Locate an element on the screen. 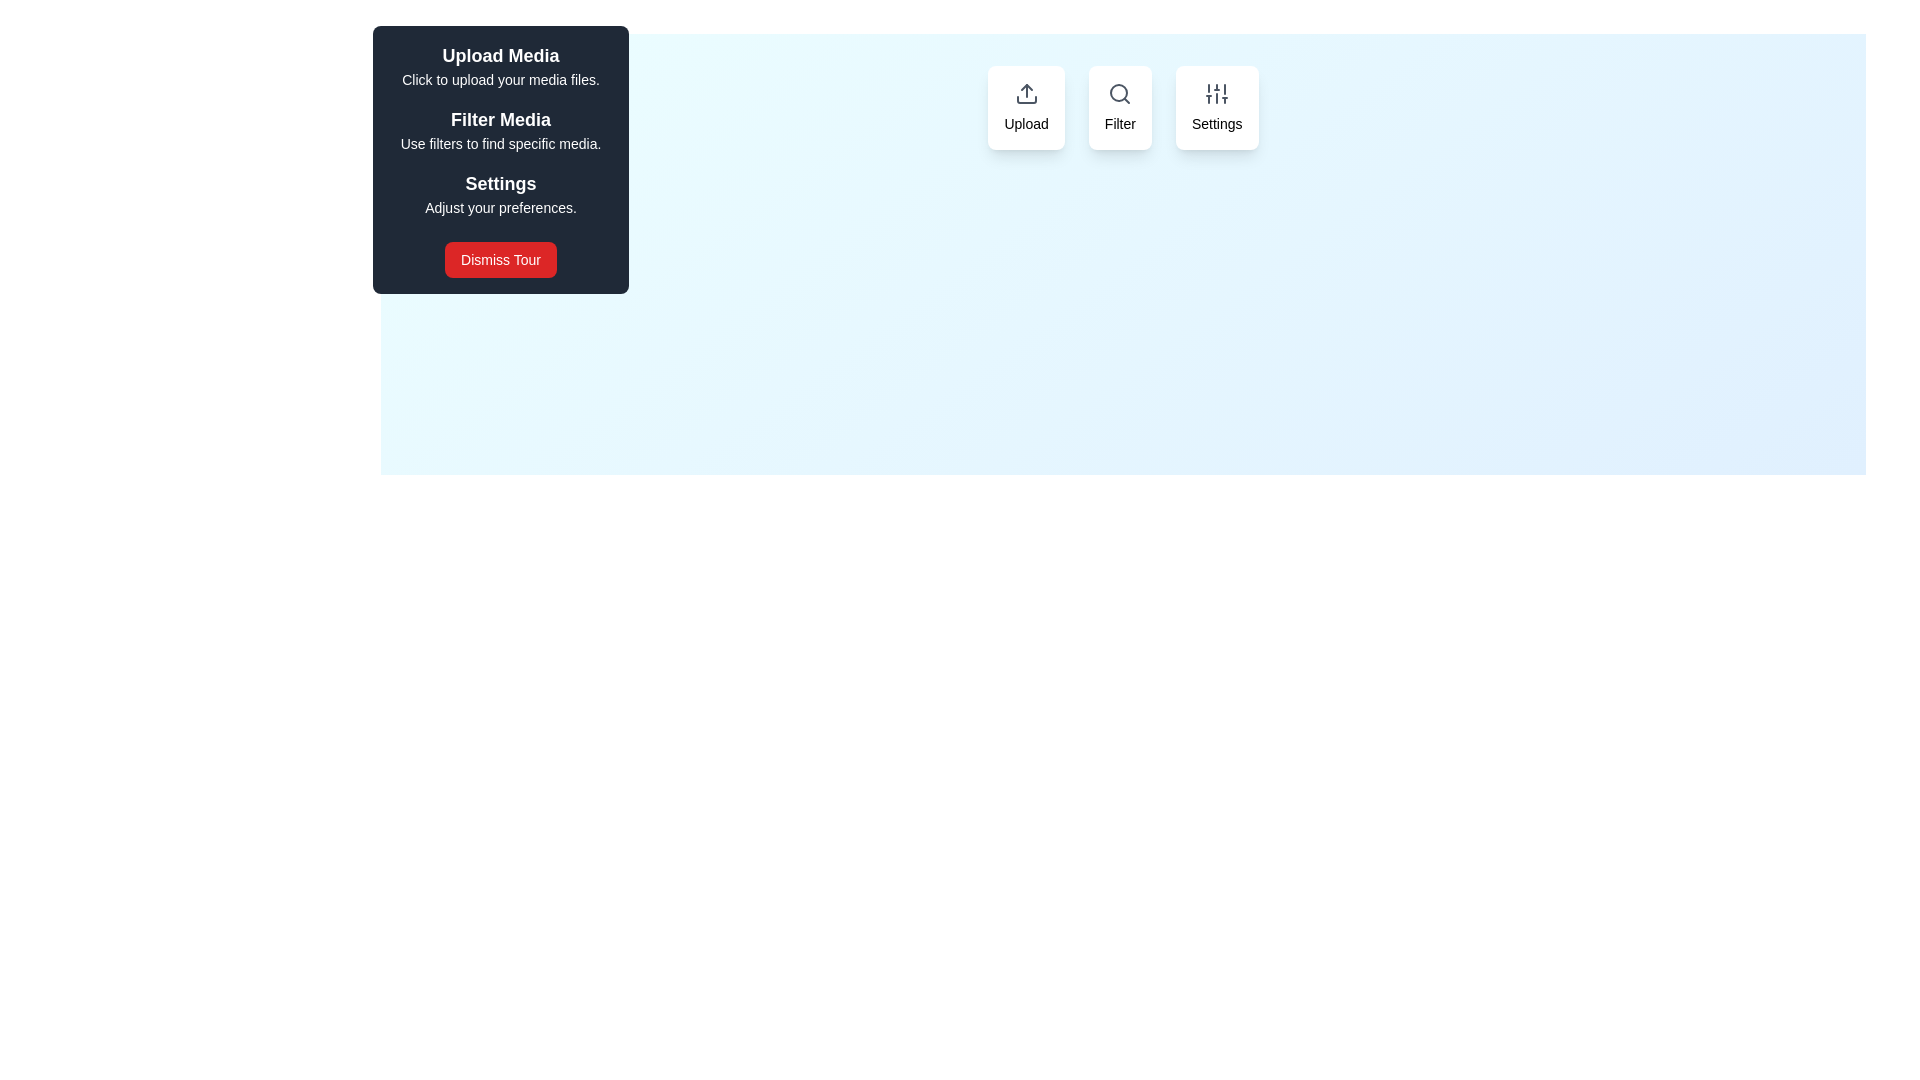 This screenshot has height=1080, width=1920. the informational text block displaying 'Filter Media' and 'Use filters to find specific media.' which is positioned in a dark gray popup card, below 'Upload Media' and above 'Settings' is located at coordinates (500, 130).